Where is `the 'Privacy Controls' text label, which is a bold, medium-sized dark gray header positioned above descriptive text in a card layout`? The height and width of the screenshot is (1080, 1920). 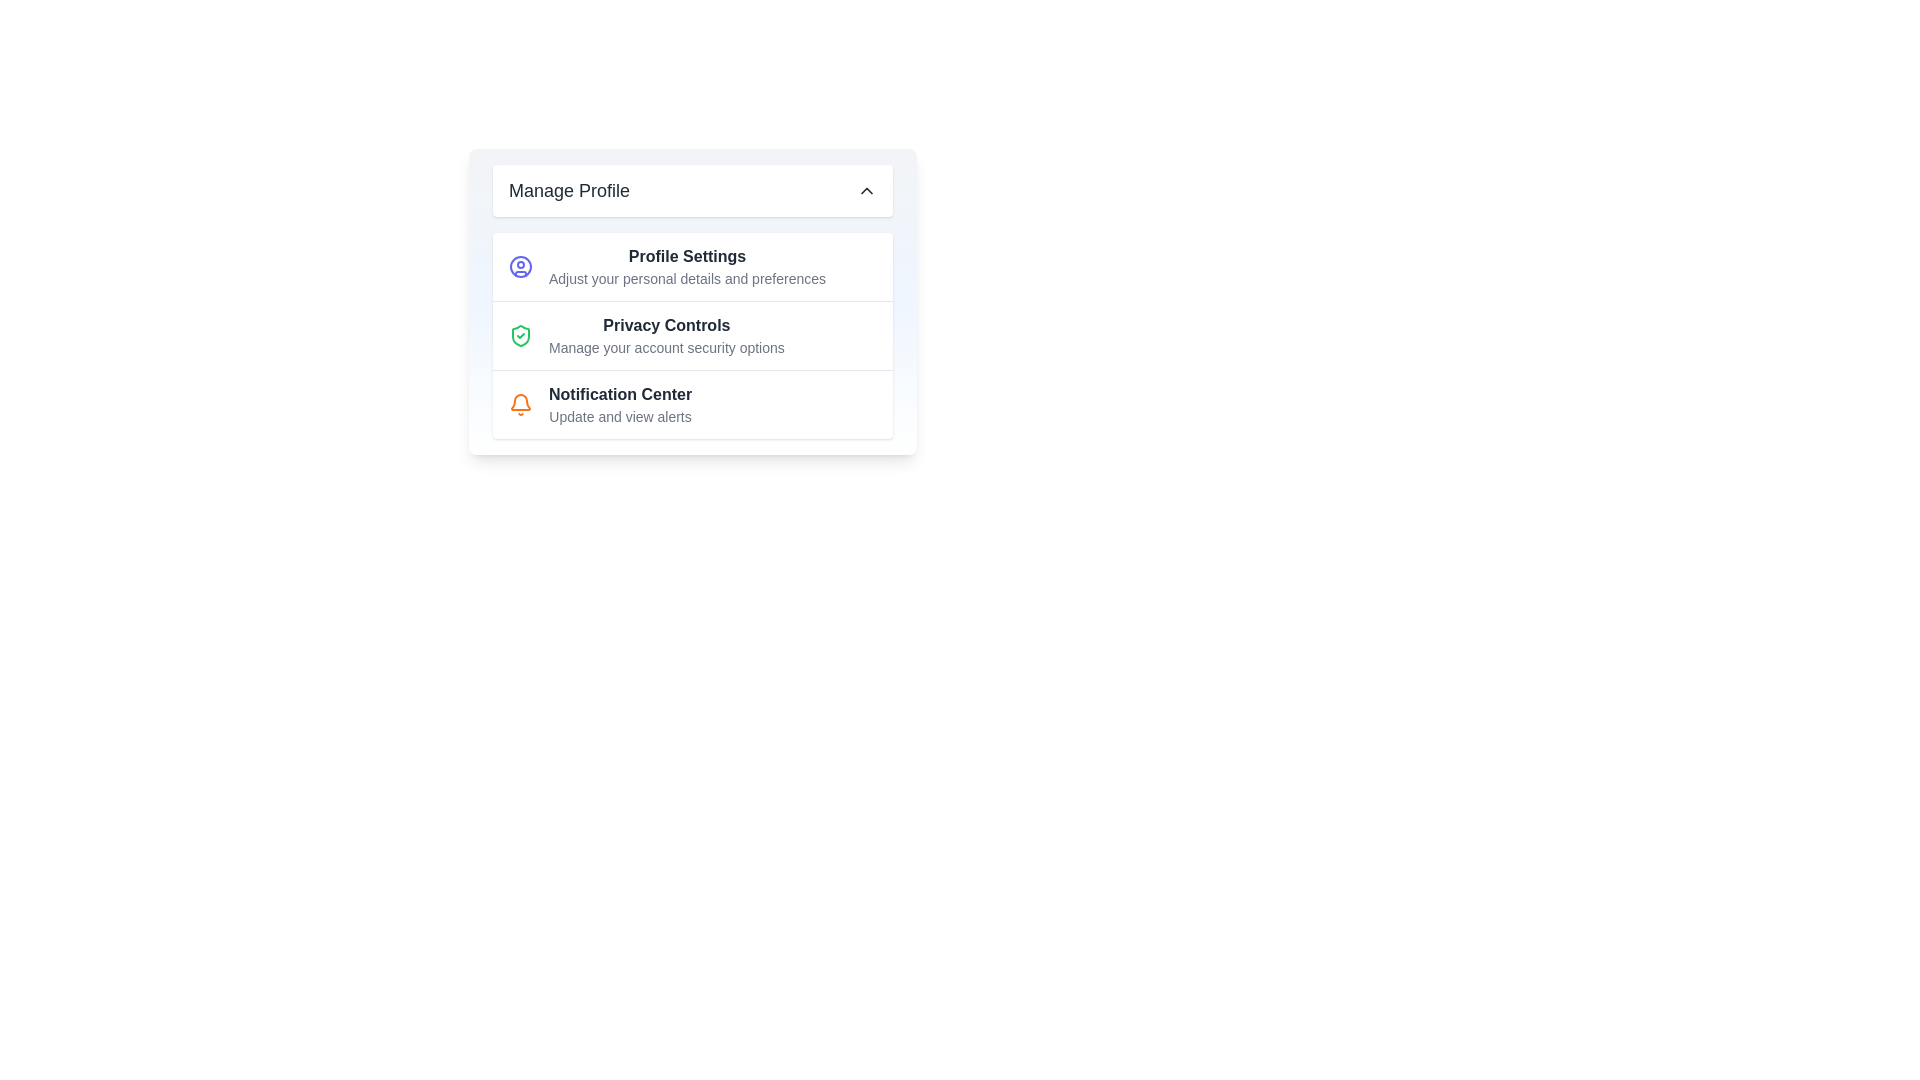 the 'Privacy Controls' text label, which is a bold, medium-sized dark gray header positioned above descriptive text in a card layout is located at coordinates (666, 325).